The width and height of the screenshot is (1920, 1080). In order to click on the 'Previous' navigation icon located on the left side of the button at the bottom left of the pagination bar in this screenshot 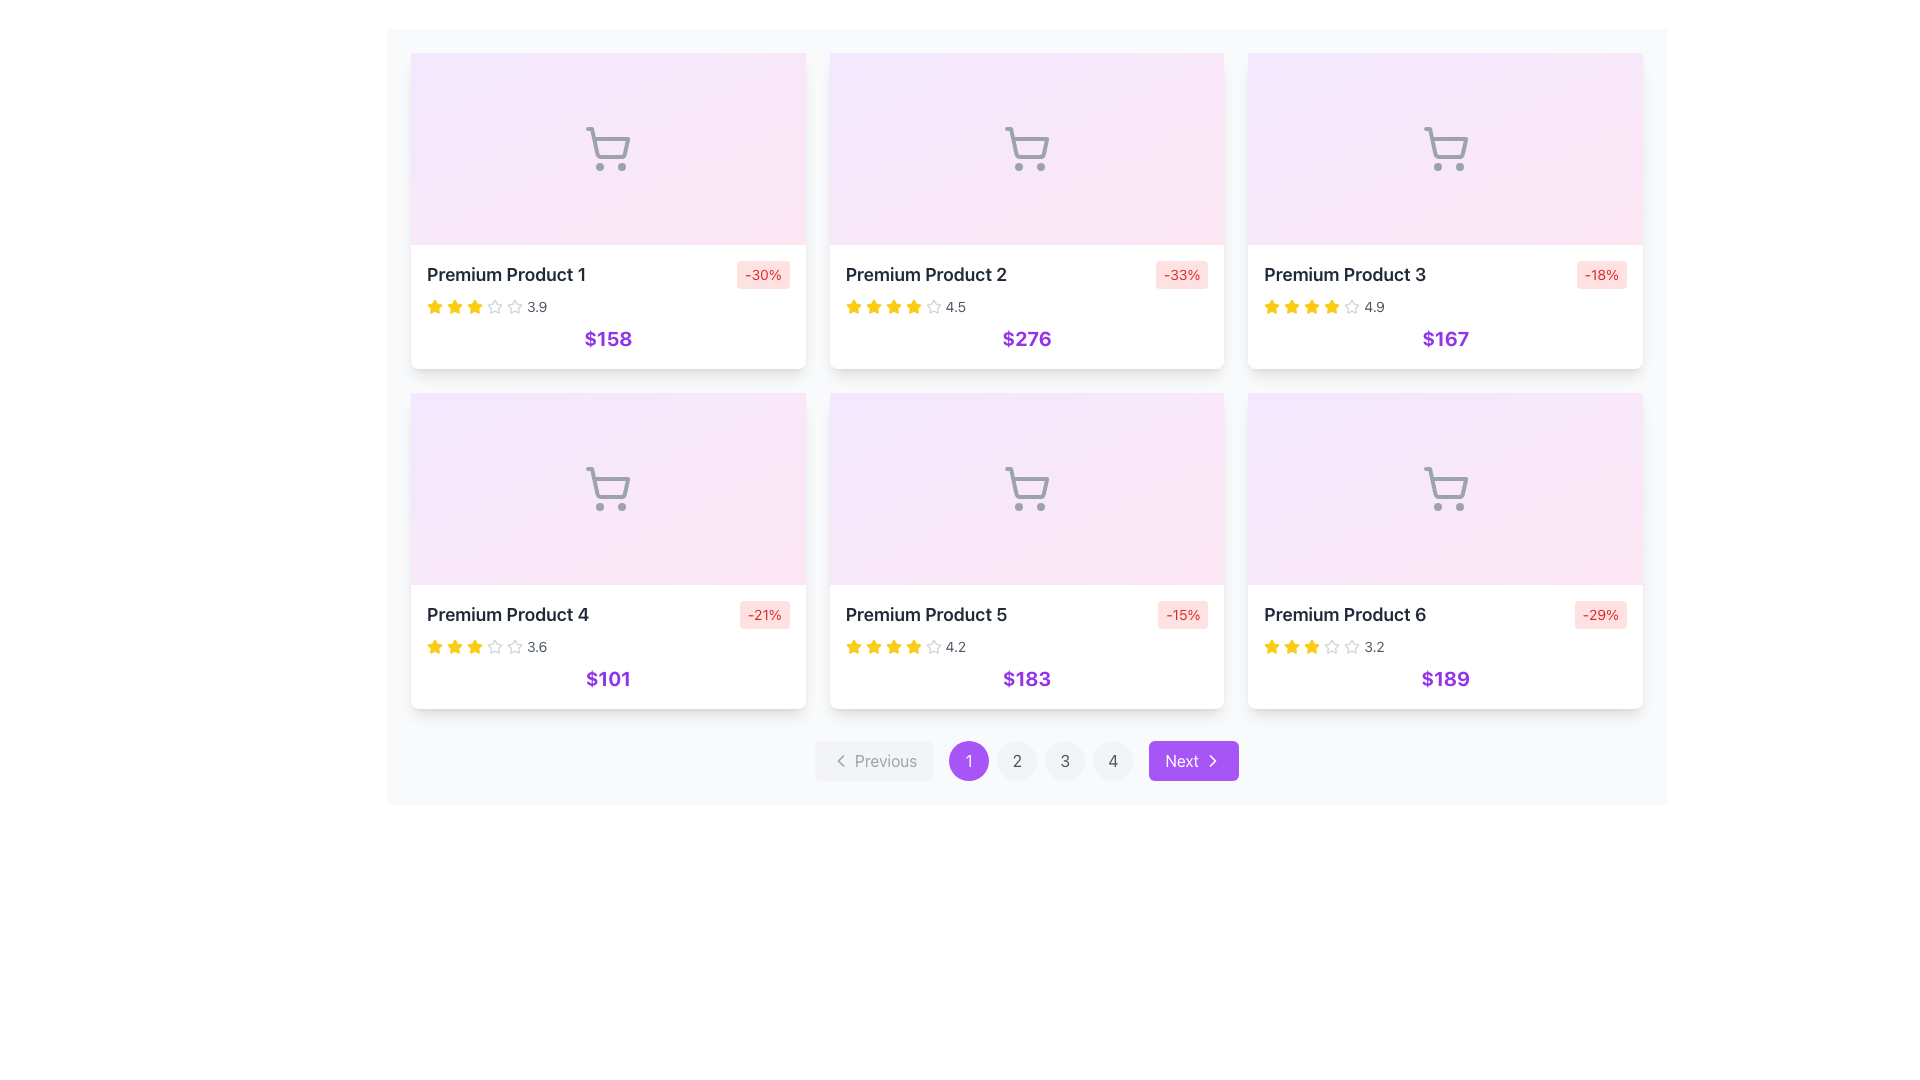, I will do `click(840, 760)`.